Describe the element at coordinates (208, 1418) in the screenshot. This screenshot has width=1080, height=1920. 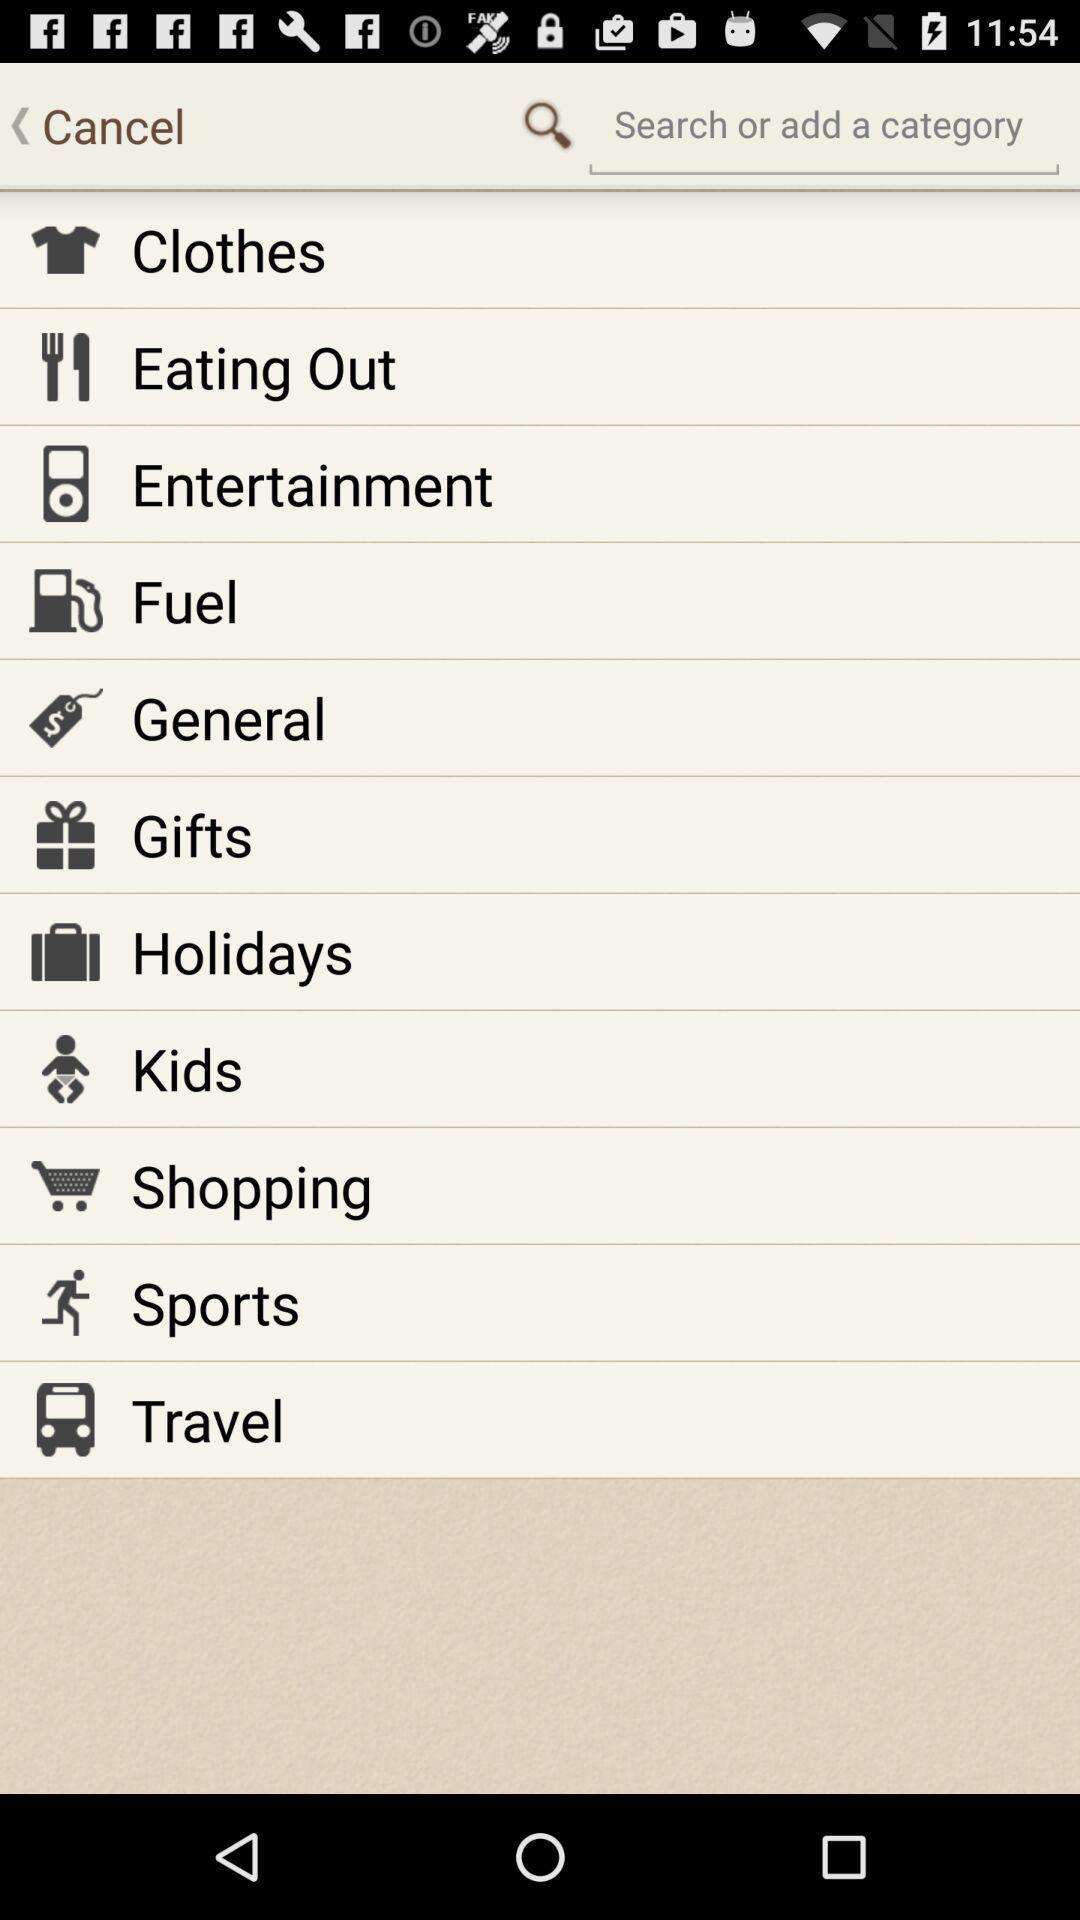
I see `the travel icon` at that location.